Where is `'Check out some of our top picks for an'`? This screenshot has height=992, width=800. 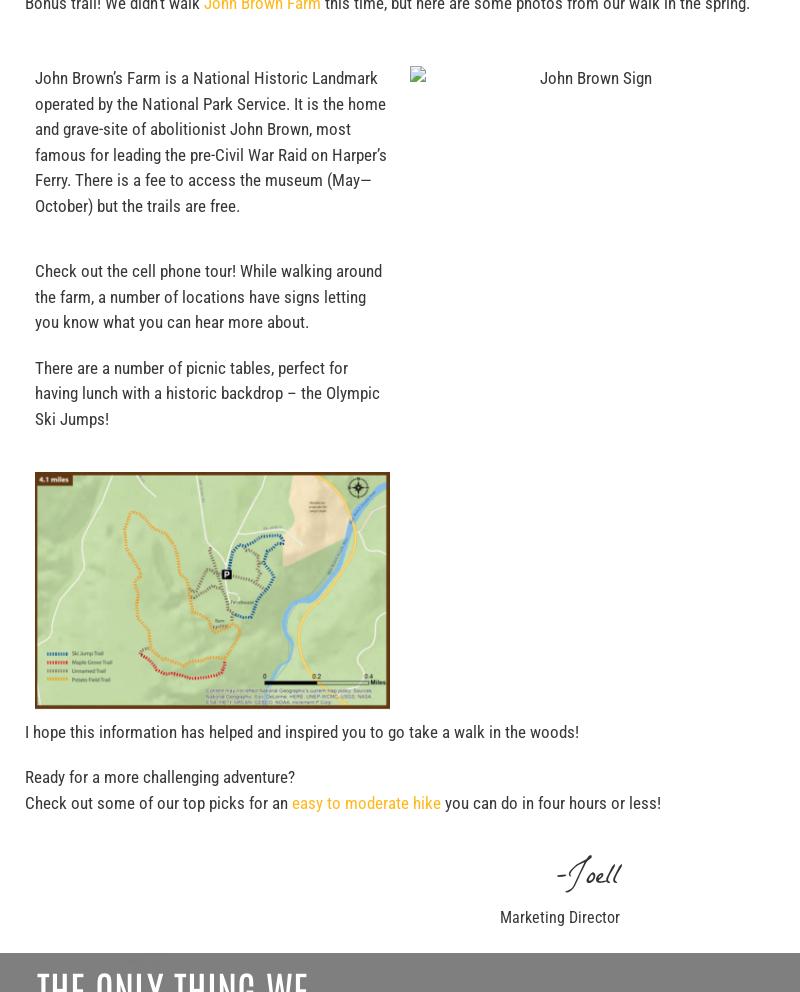 'Check out some of our top picks for an' is located at coordinates (158, 802).